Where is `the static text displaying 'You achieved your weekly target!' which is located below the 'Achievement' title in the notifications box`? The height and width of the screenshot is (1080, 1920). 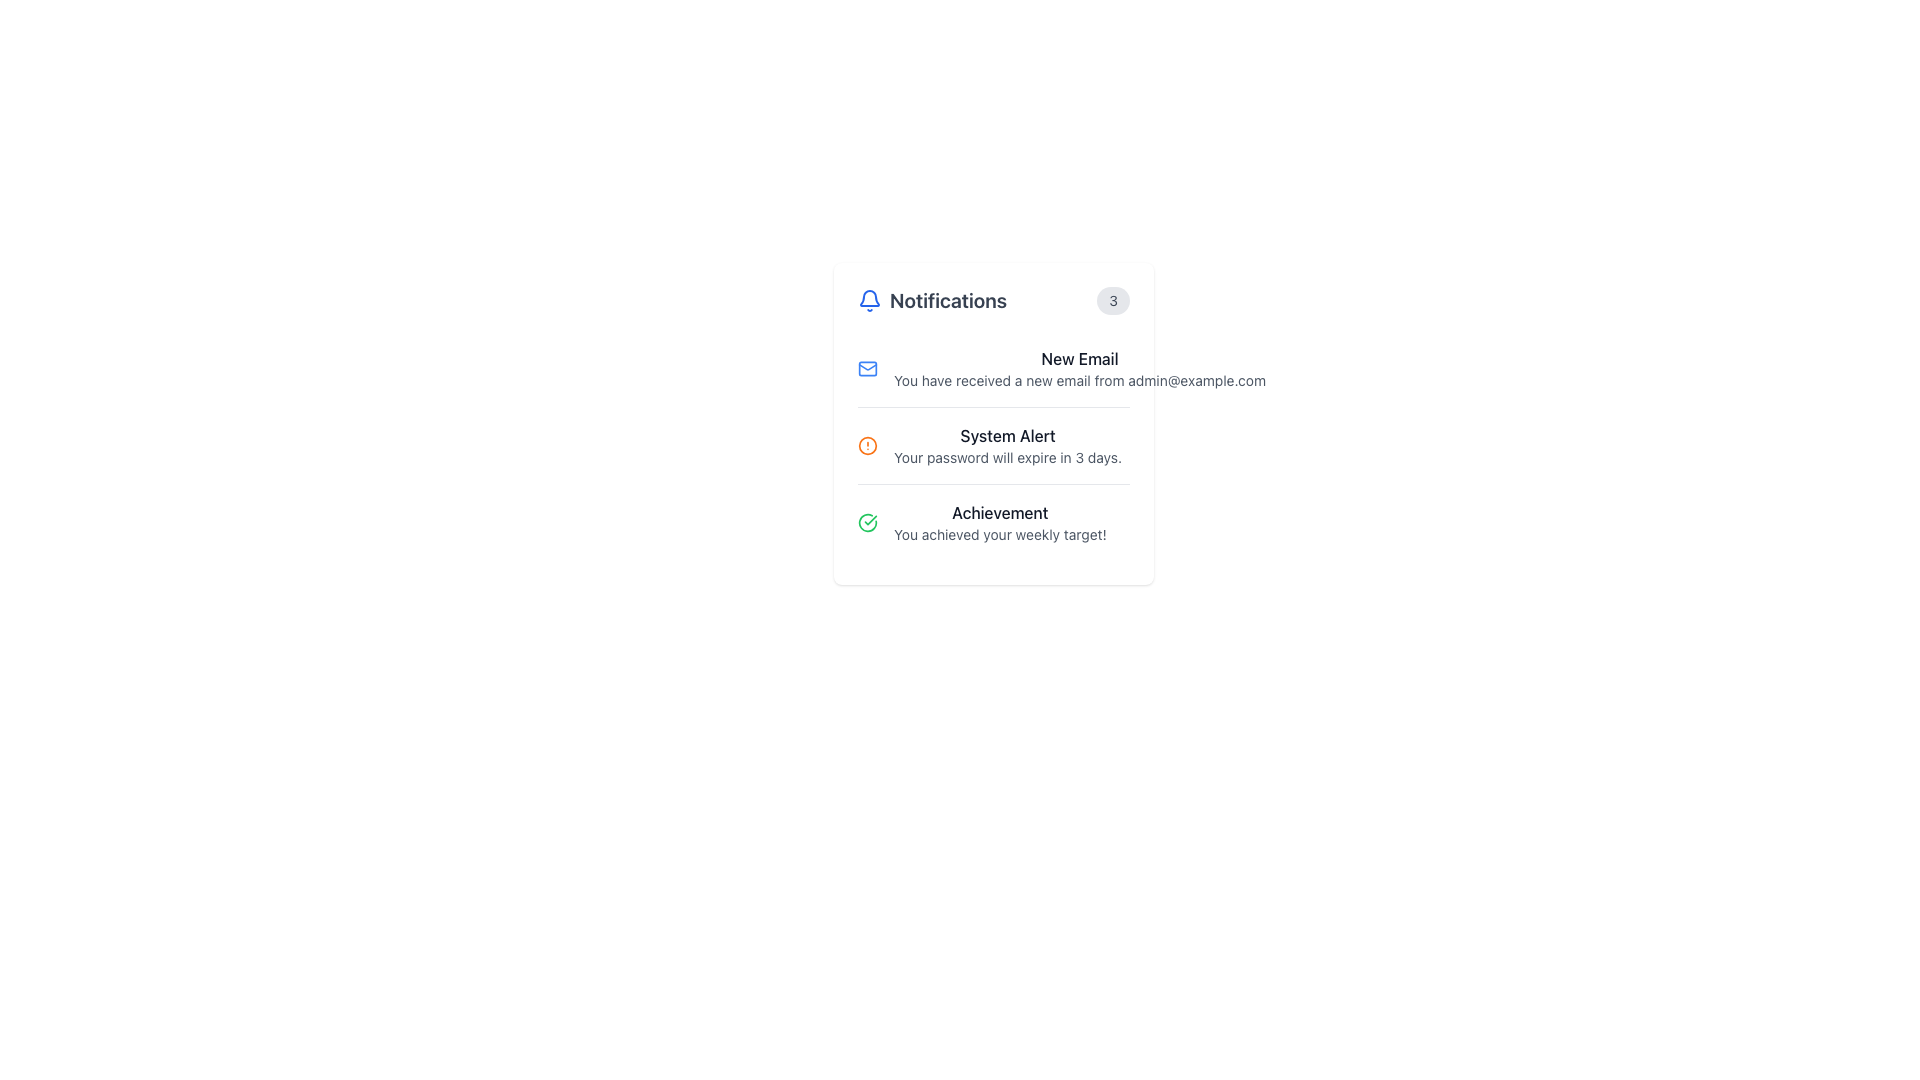 the static text displaying 'You achieved your weekly target!' which is located below the 'Achievement' title in the notifications box is located at coordinates (1000, 534).